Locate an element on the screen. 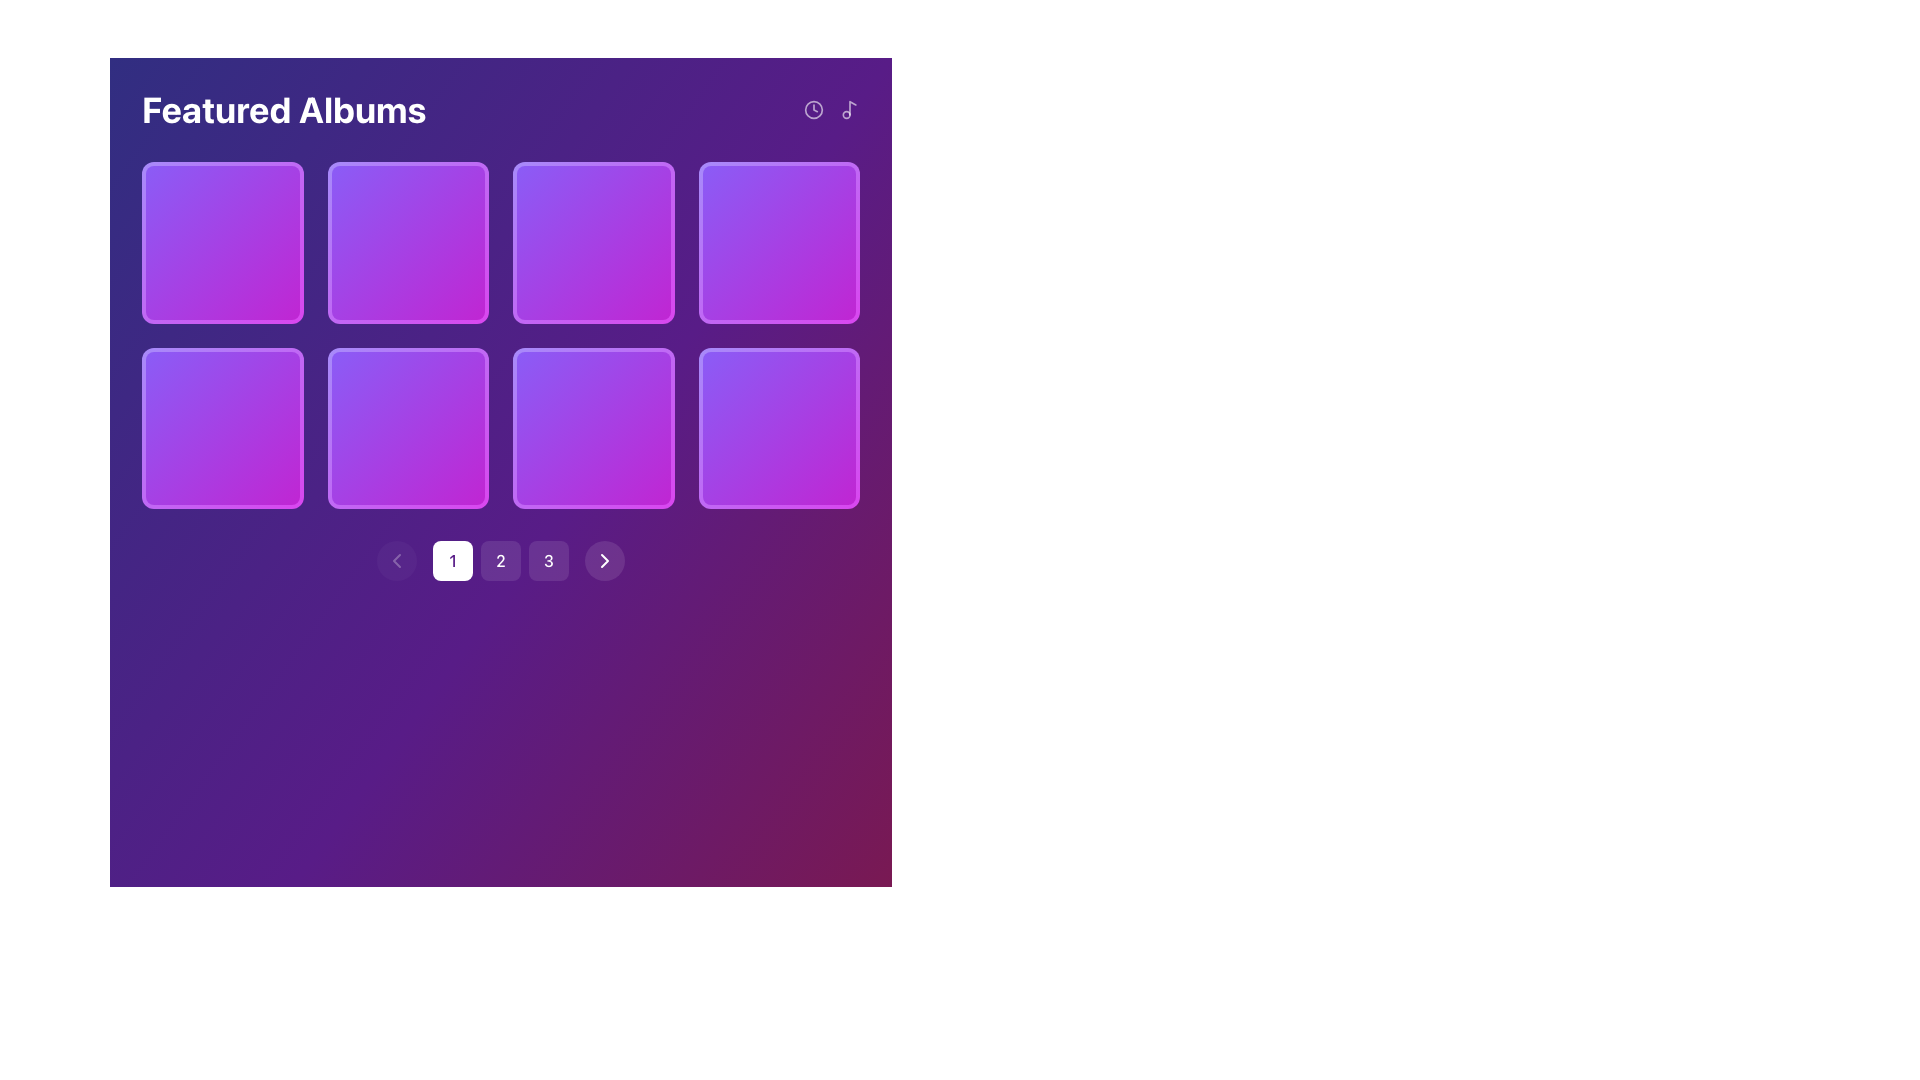 The height and width of the screenshot is (1080, 1920). the center button labeled '2' in the pagination control to change its background color is located at coordinates (500, 560).